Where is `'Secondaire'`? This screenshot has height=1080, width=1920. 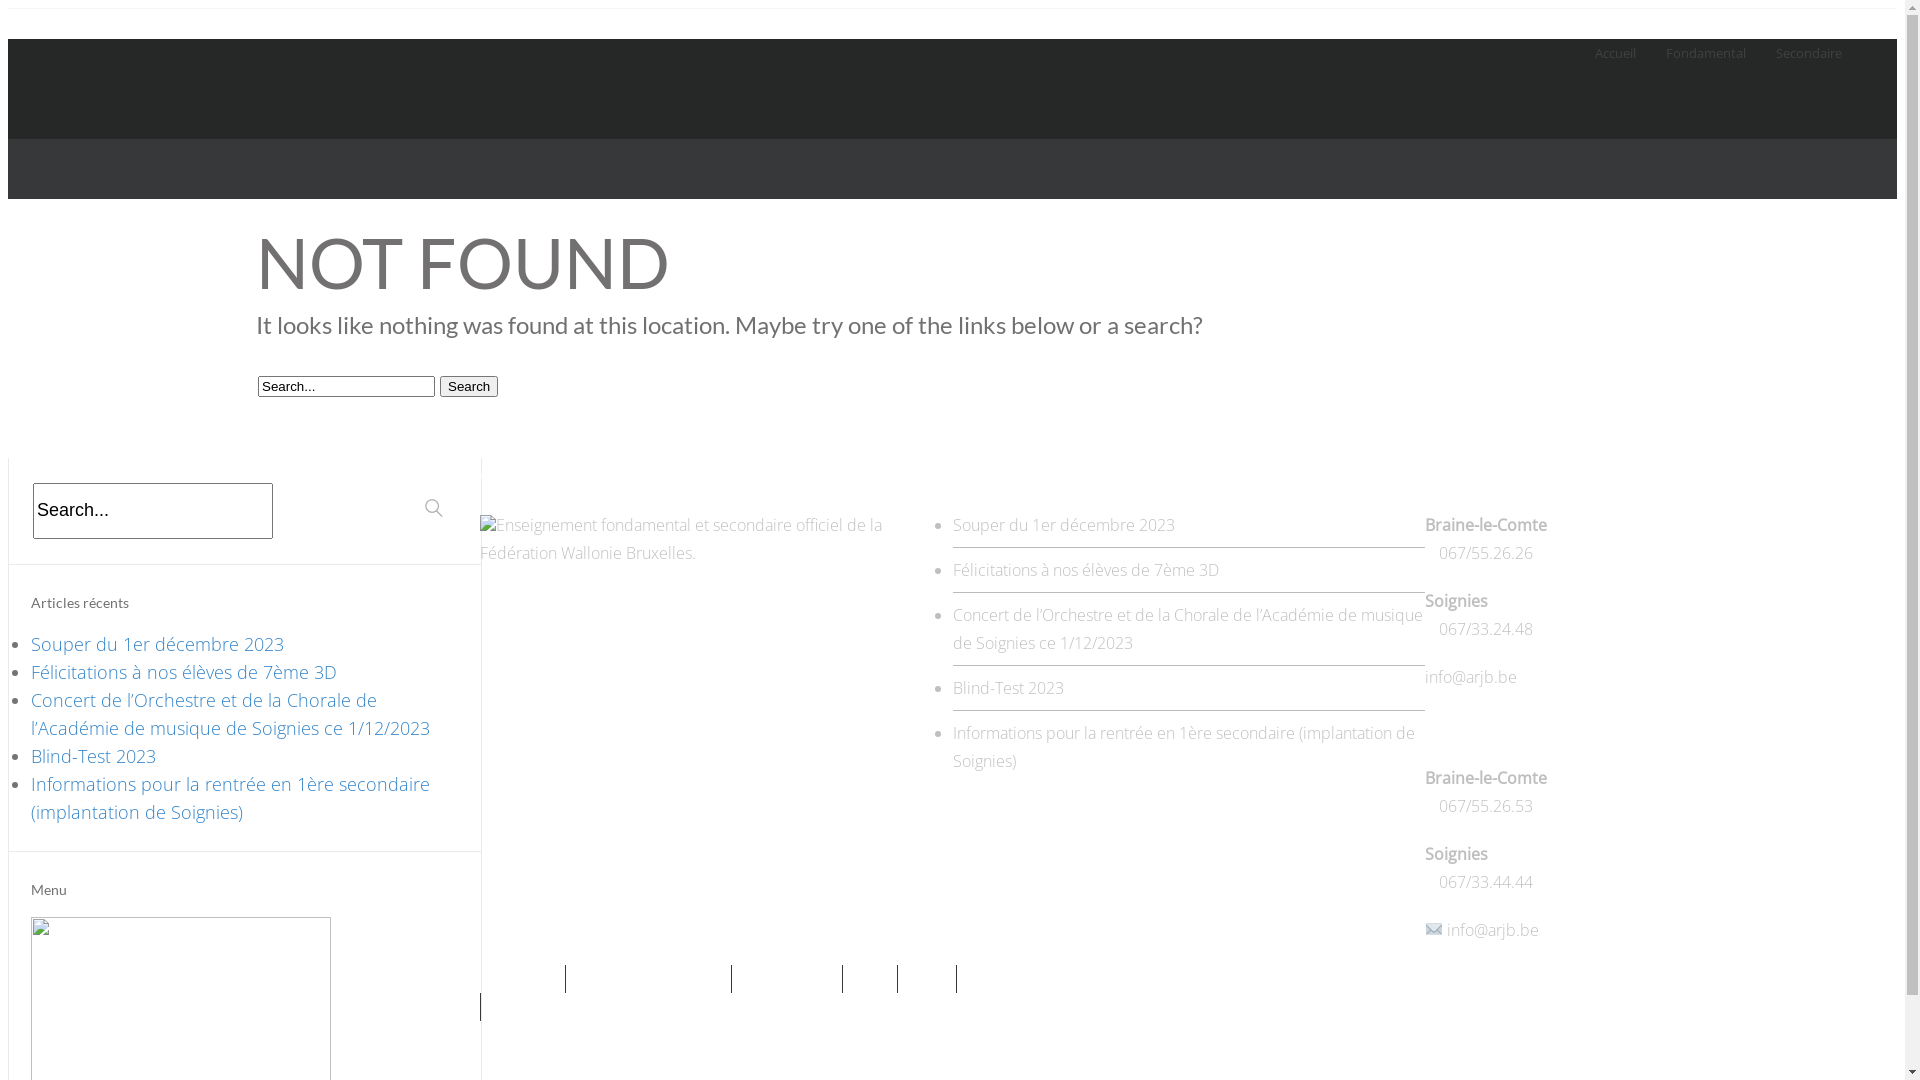 'Secondaire' is located at coordinates (1776, 38).